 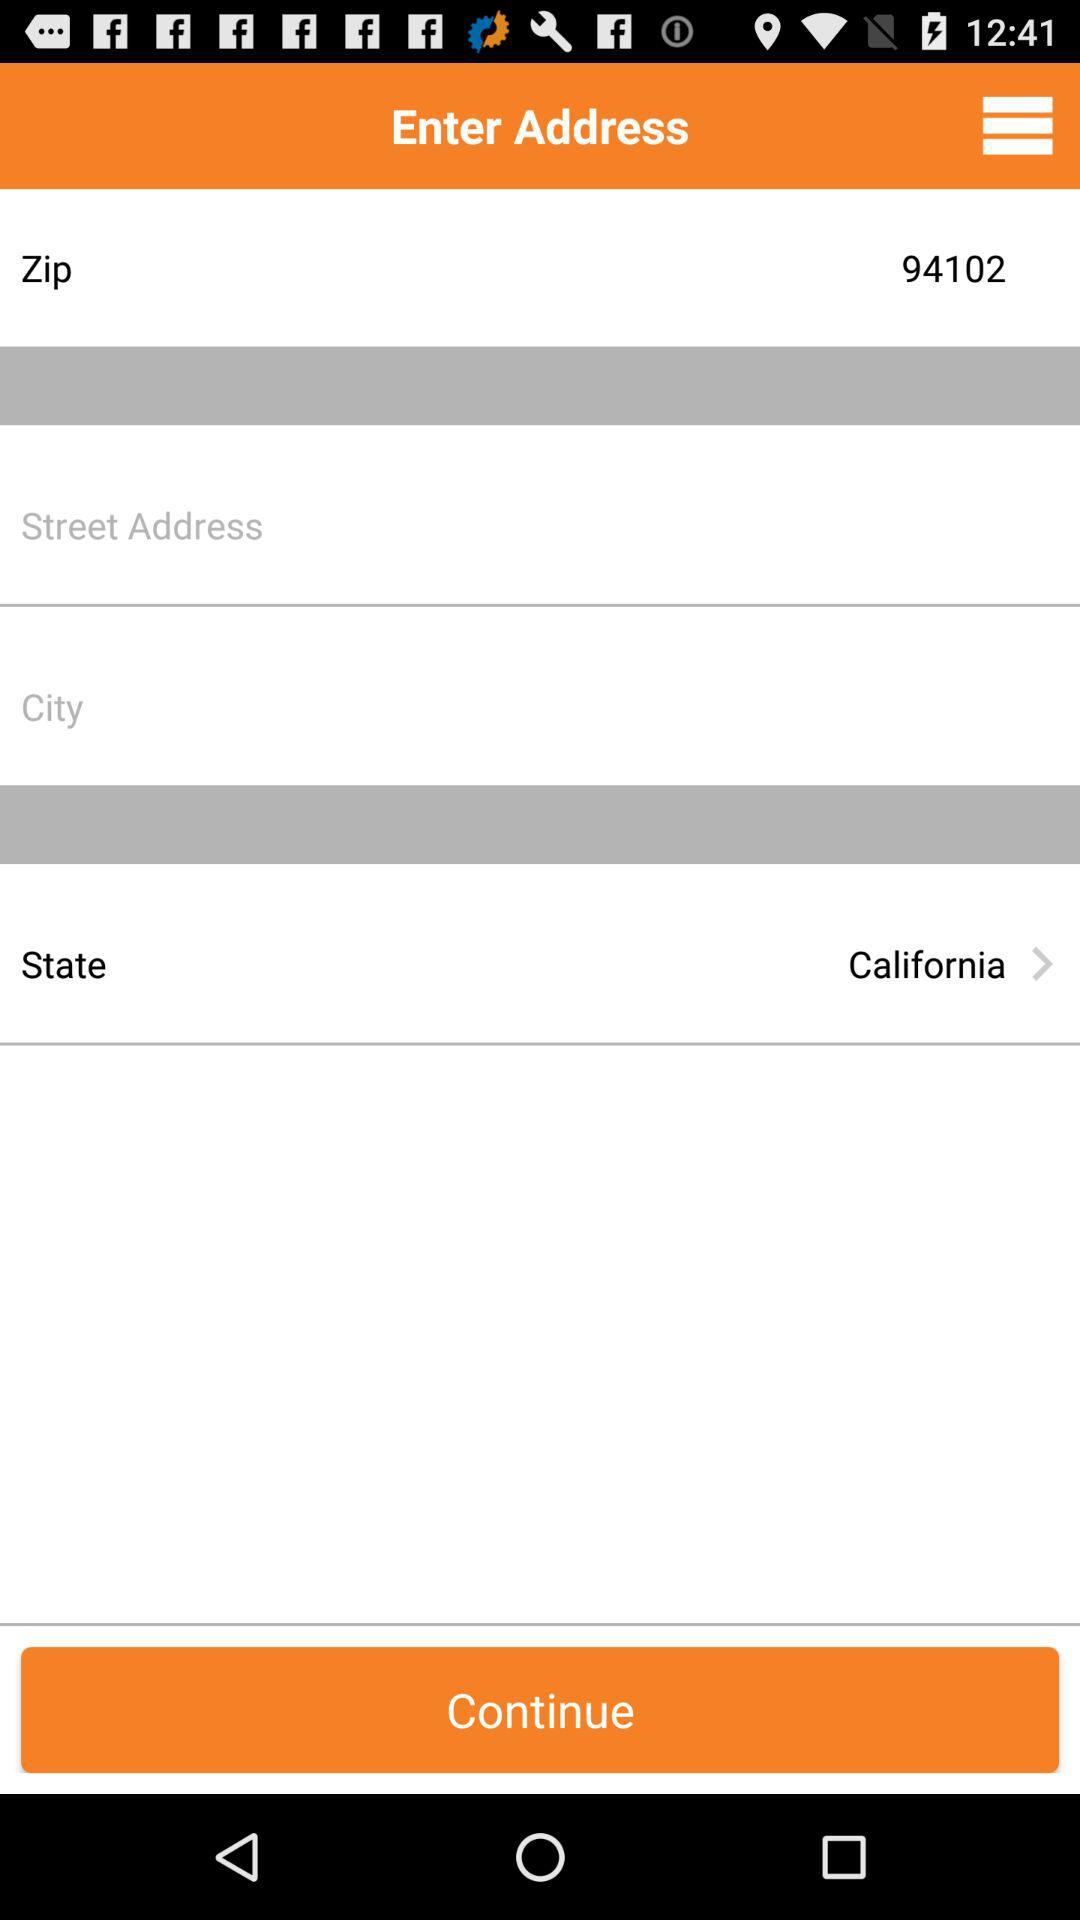 What do you see at coordinates (694, 266) in the screenshot?
I see `the item below enter address item` at bounding box center [694, 266].